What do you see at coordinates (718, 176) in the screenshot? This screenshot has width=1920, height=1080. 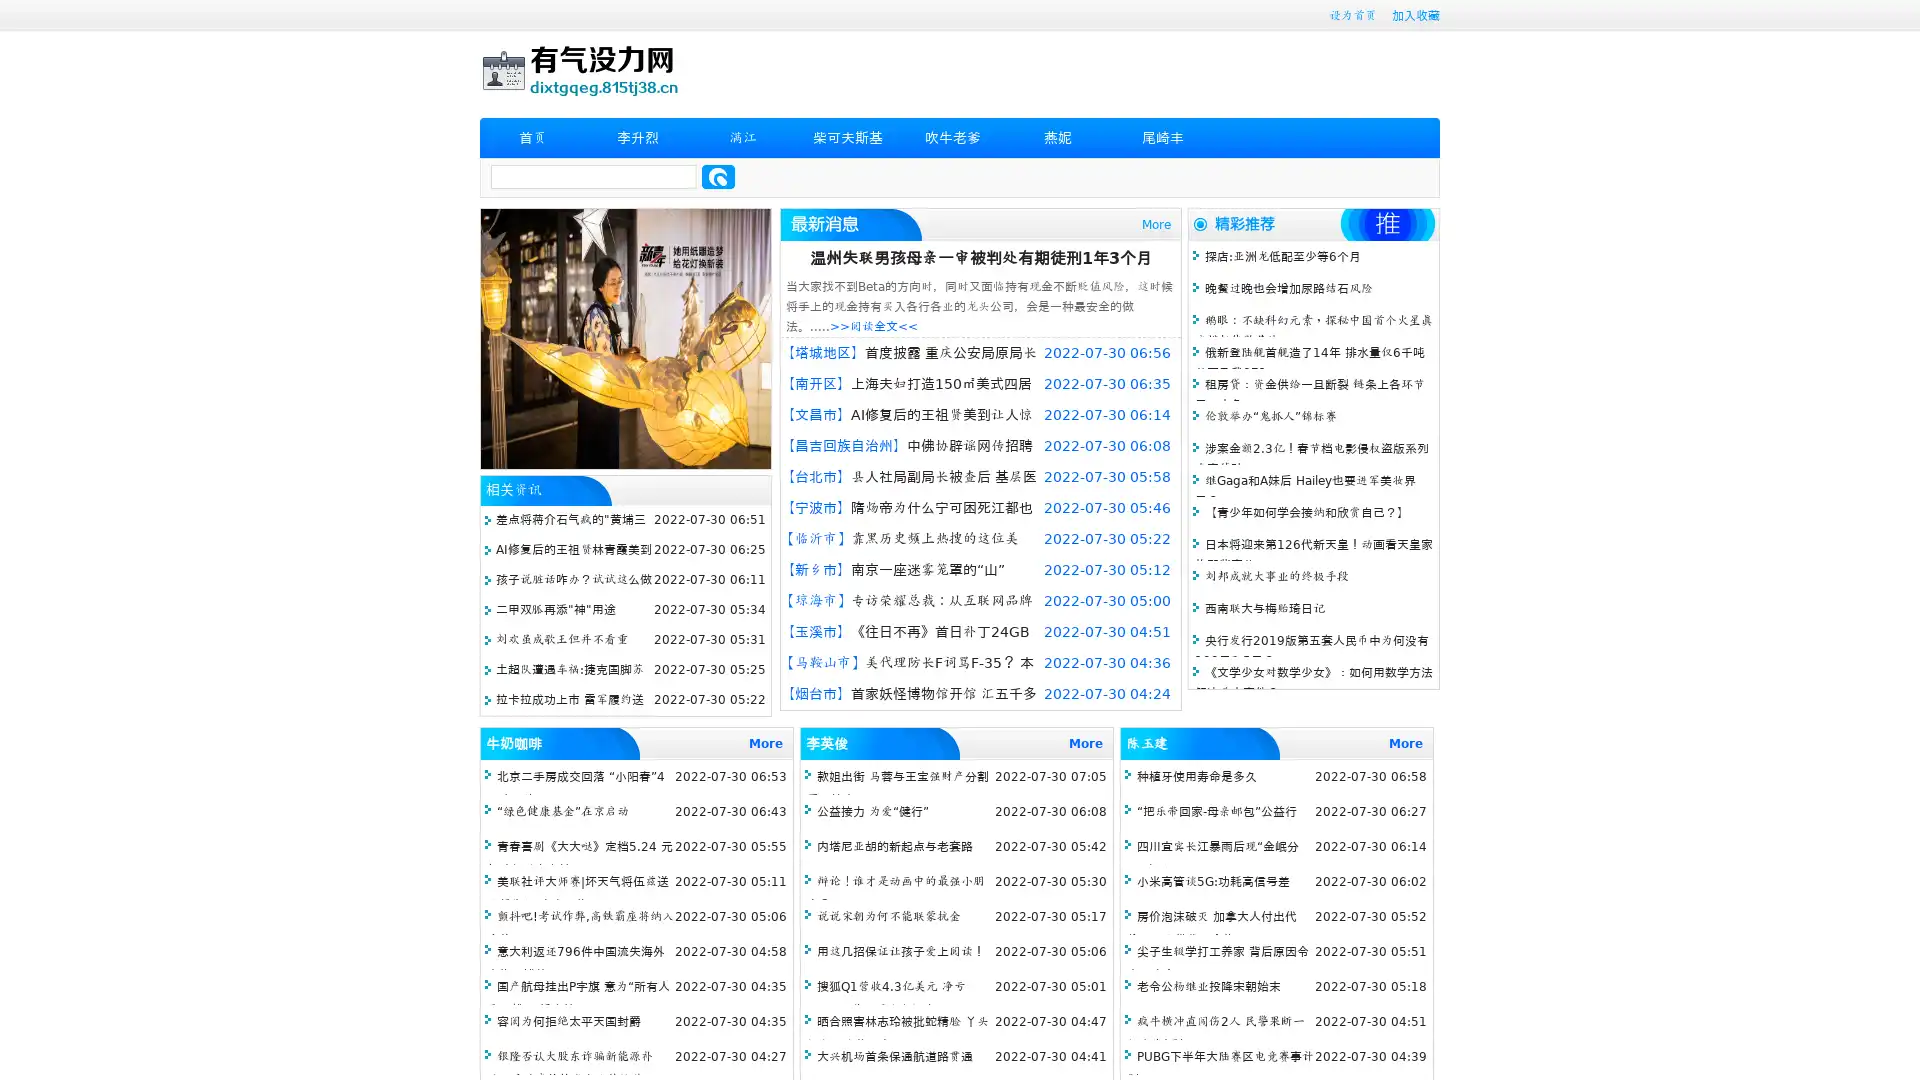 I see `Search` at bounding box center [718, 176].